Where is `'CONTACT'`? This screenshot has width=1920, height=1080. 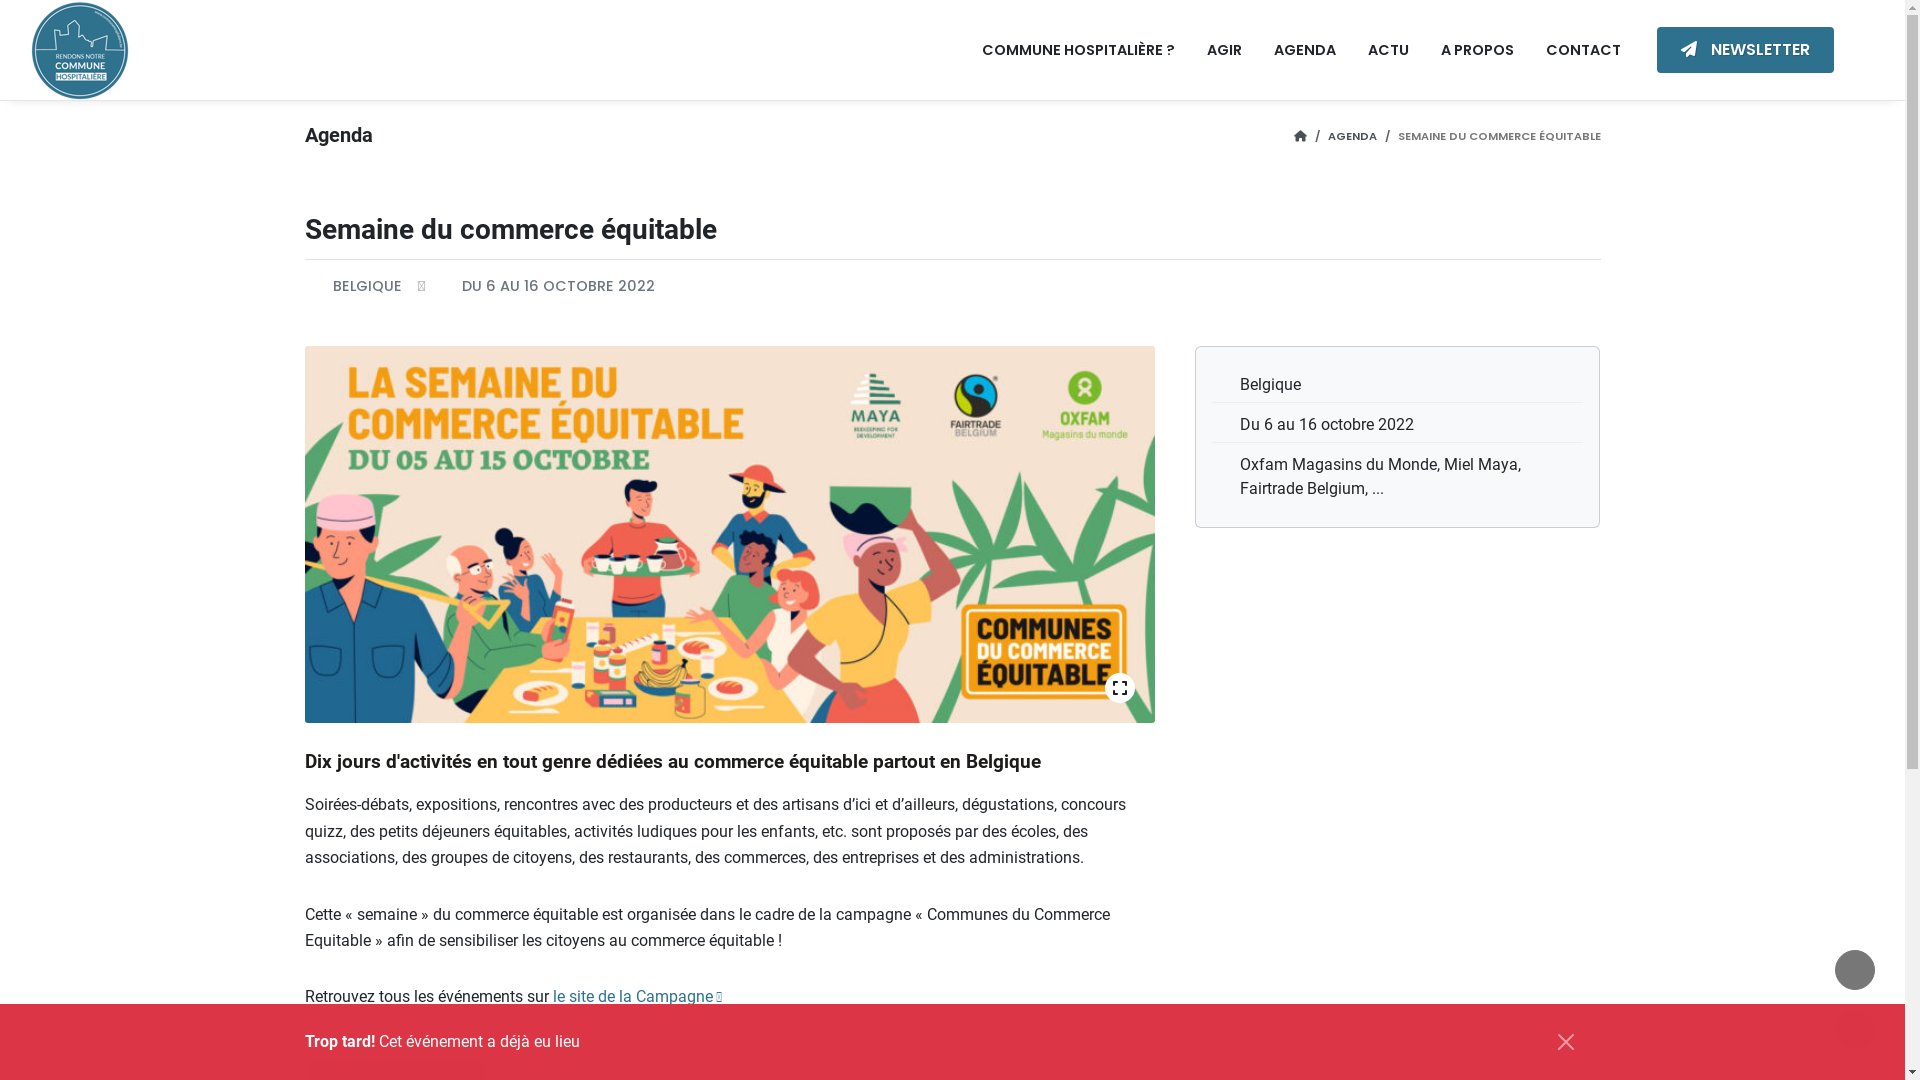 'CONTACT' is located at coordinates (1582, 49).